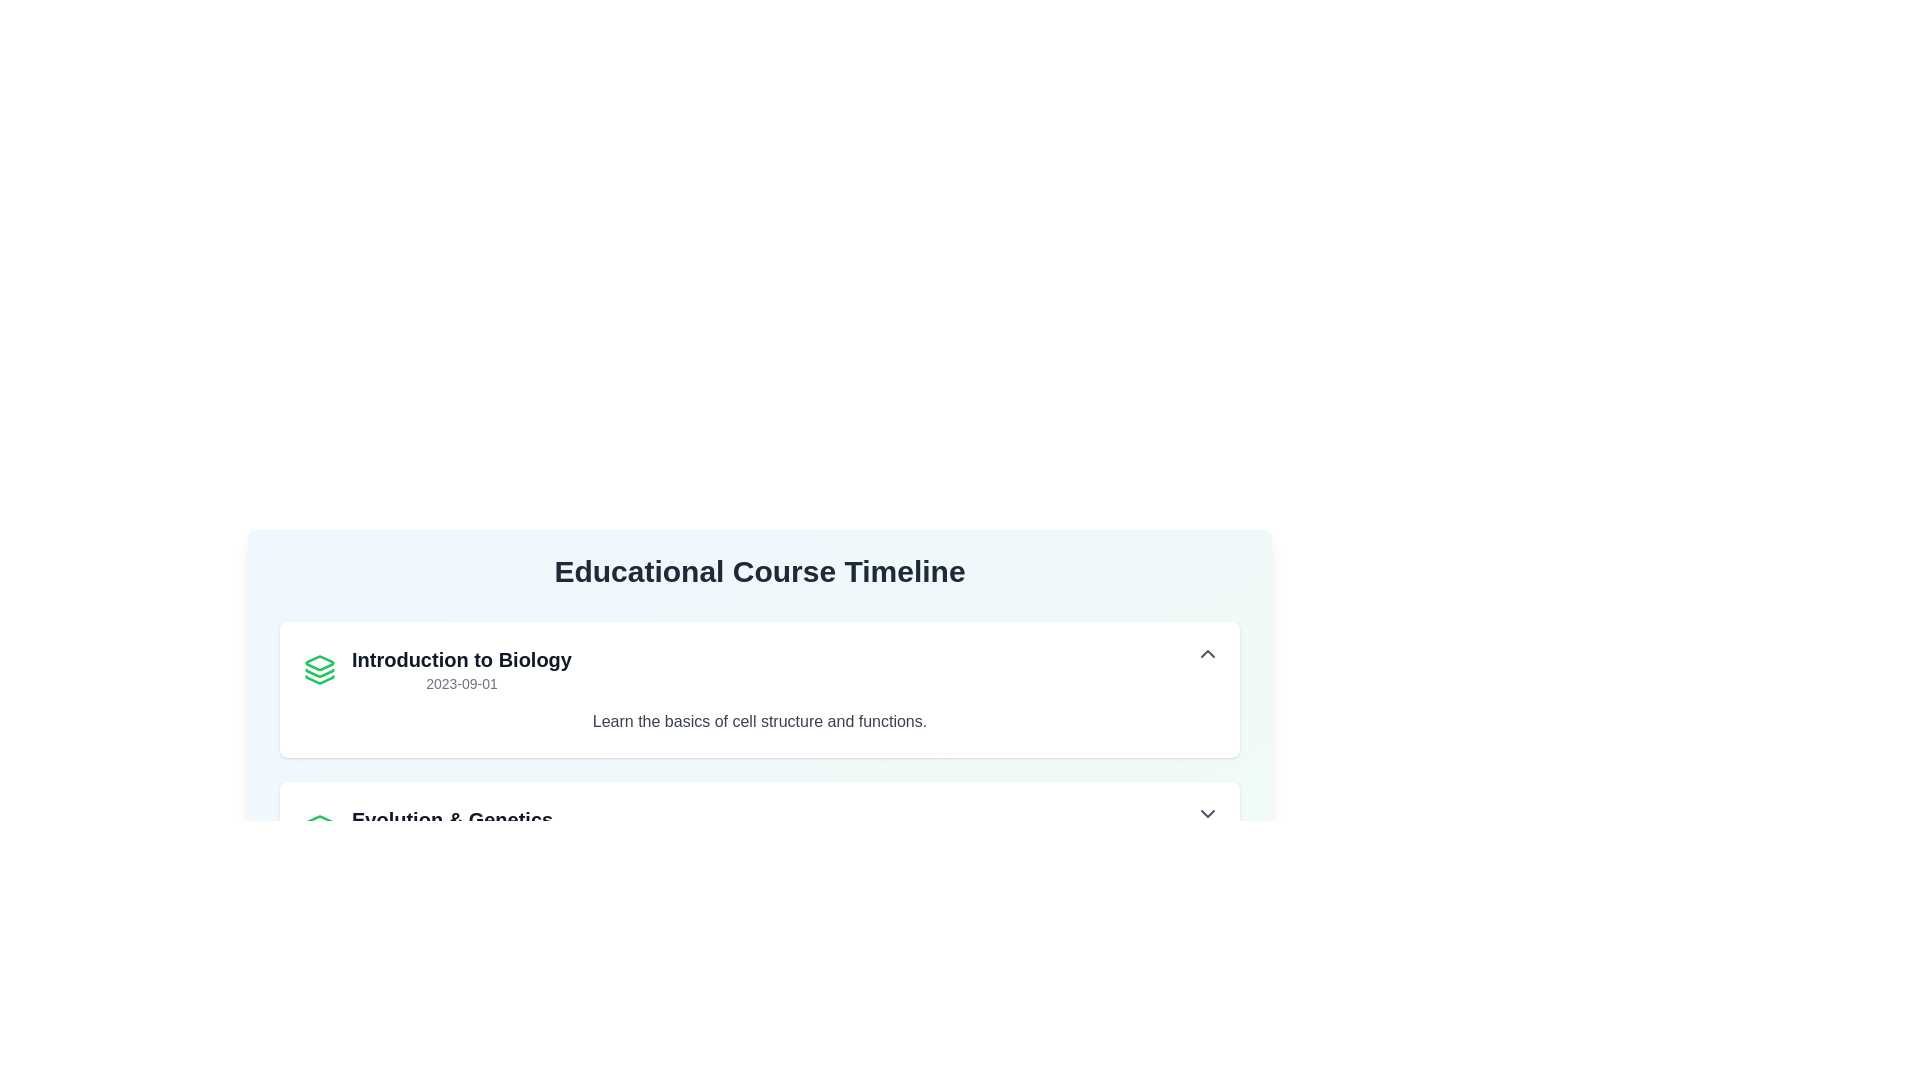 Image resolution: width=1920 pixels, height=1080 pixels. What do you see at coordinates (460, 682) in the screenshot?
I see `the Text Label displaying '2023-09-01' located beneath the title 'Introduction to Biology' in the Educational Course Timeline` at bounding box center [460, 682].